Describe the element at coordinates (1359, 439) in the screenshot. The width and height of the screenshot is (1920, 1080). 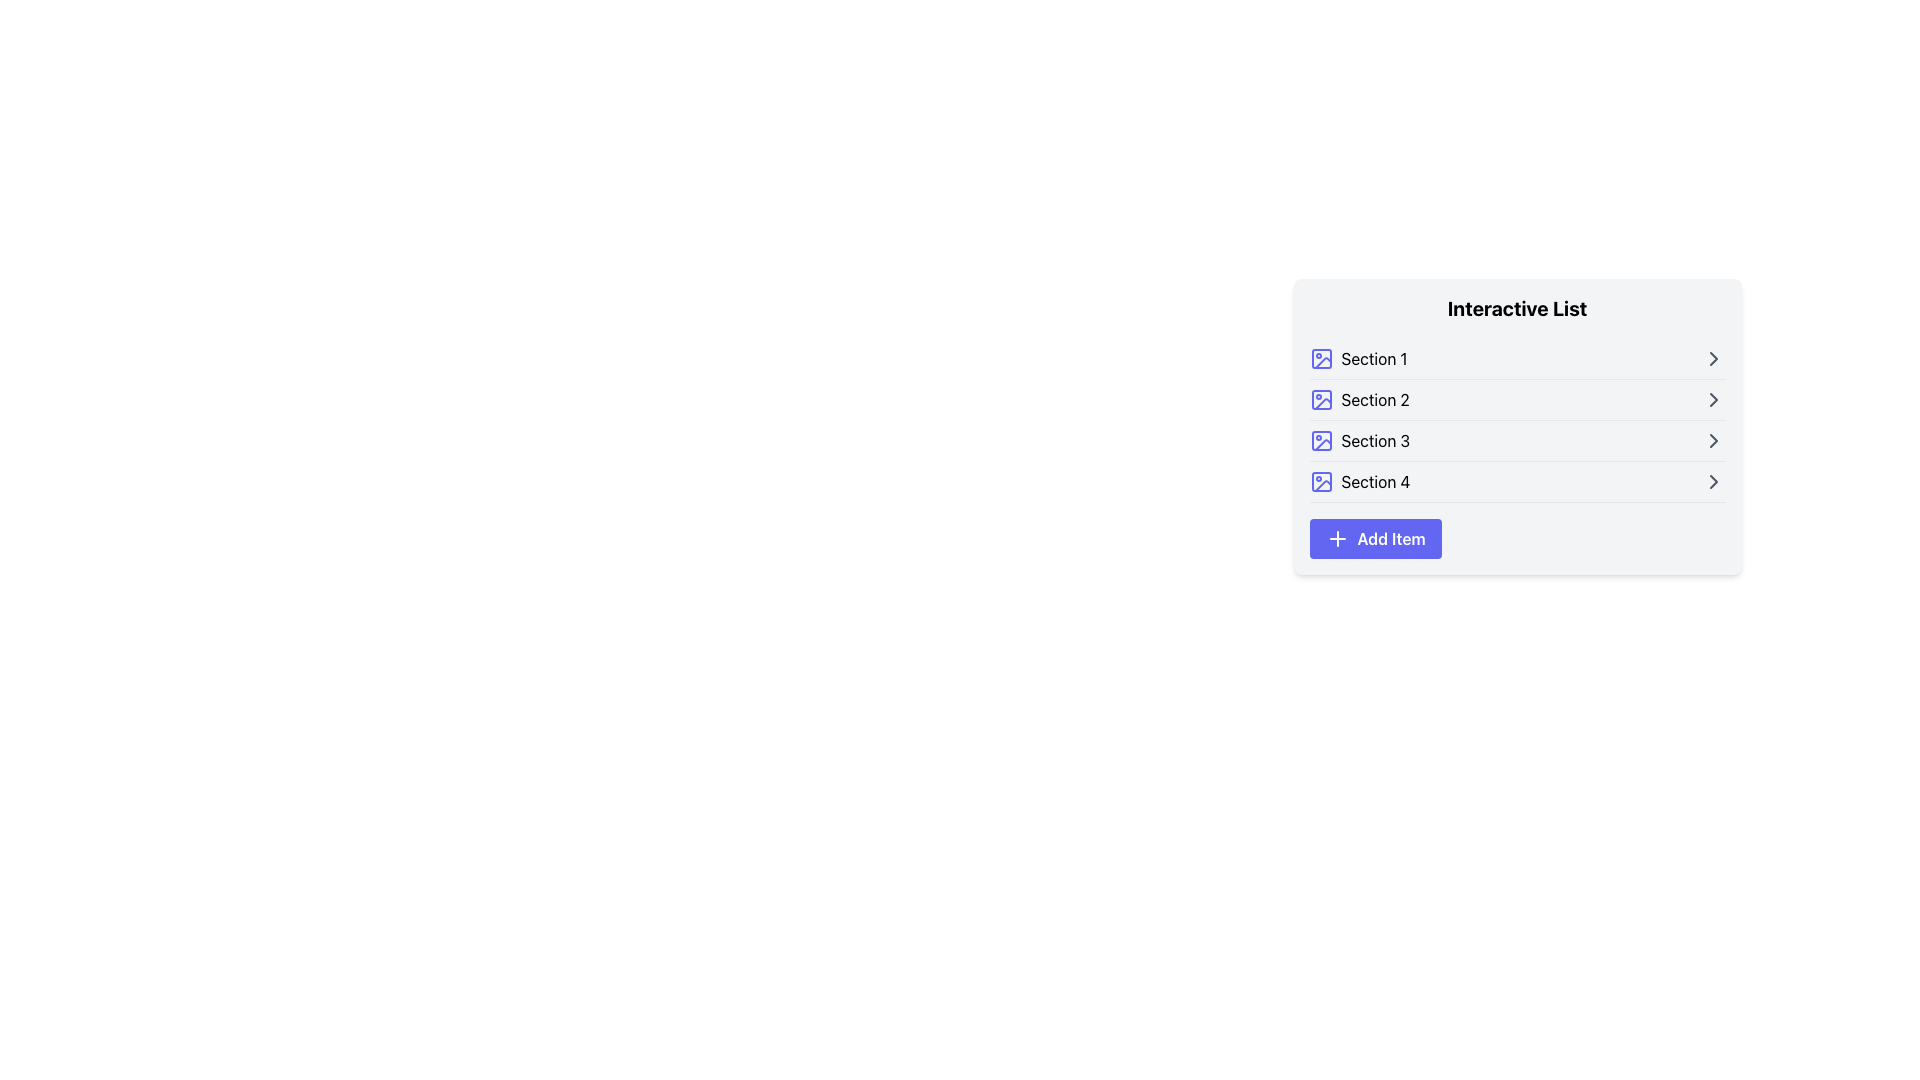
I see `the text 'Section 3' in bold, black text aligned to the right of a purple icon in the Interactive List` at that location.